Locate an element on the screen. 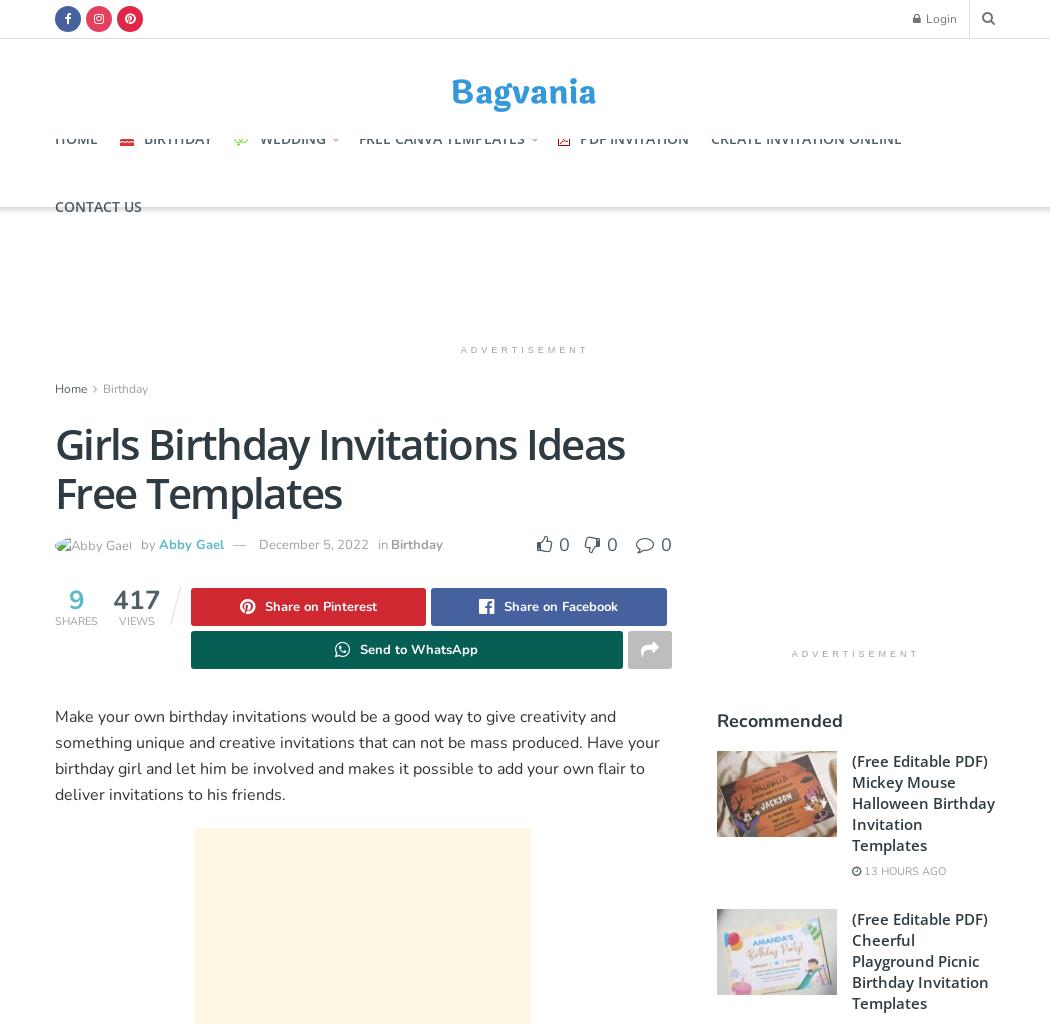 The height and width of the screenshot is (1024, 1050). 'your' is located at coordinates (642, 742).